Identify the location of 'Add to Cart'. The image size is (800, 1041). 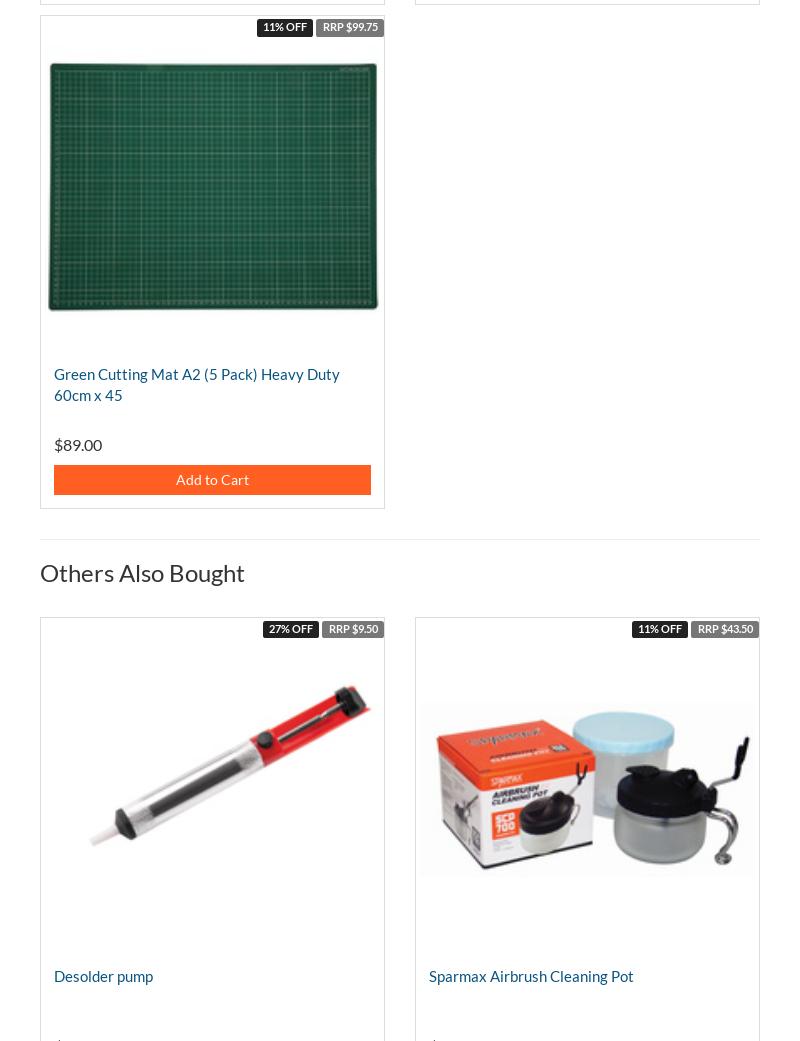
(212, 478).